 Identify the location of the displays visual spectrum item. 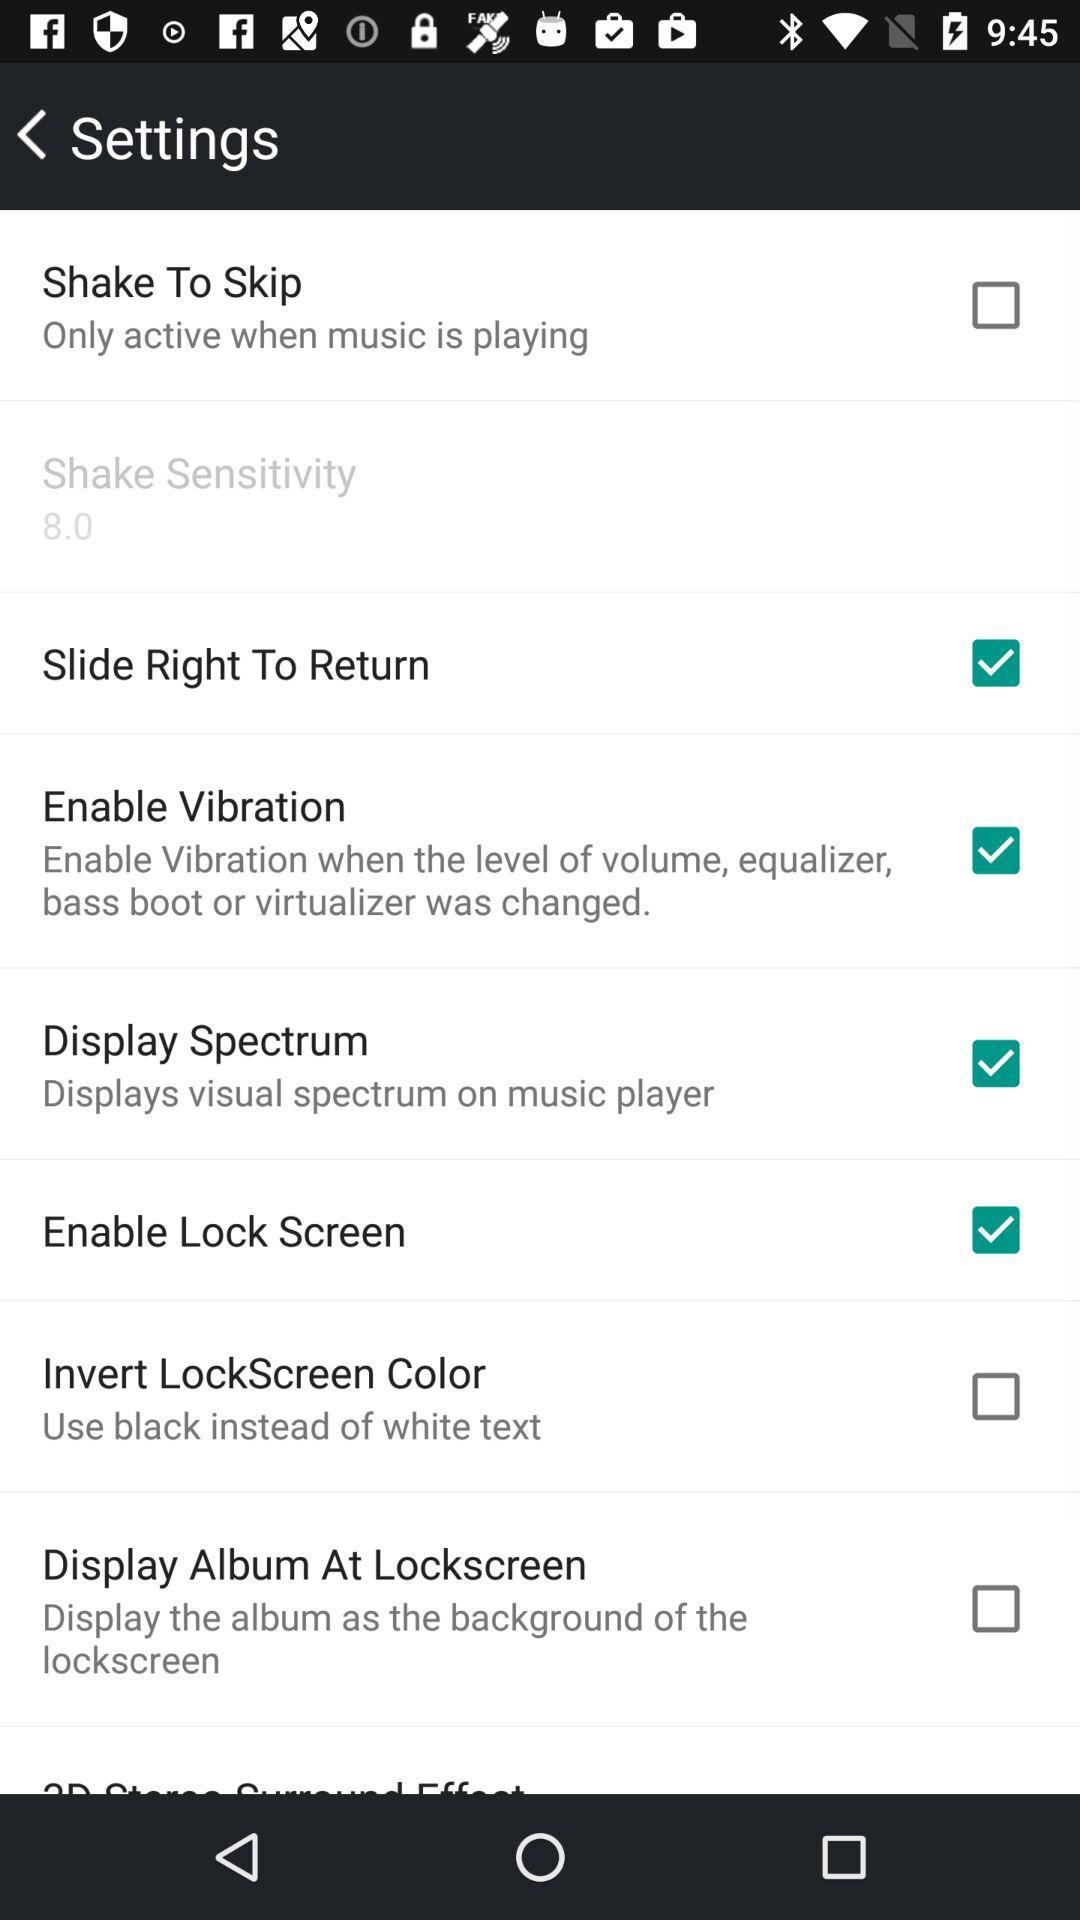
(378, 1090).